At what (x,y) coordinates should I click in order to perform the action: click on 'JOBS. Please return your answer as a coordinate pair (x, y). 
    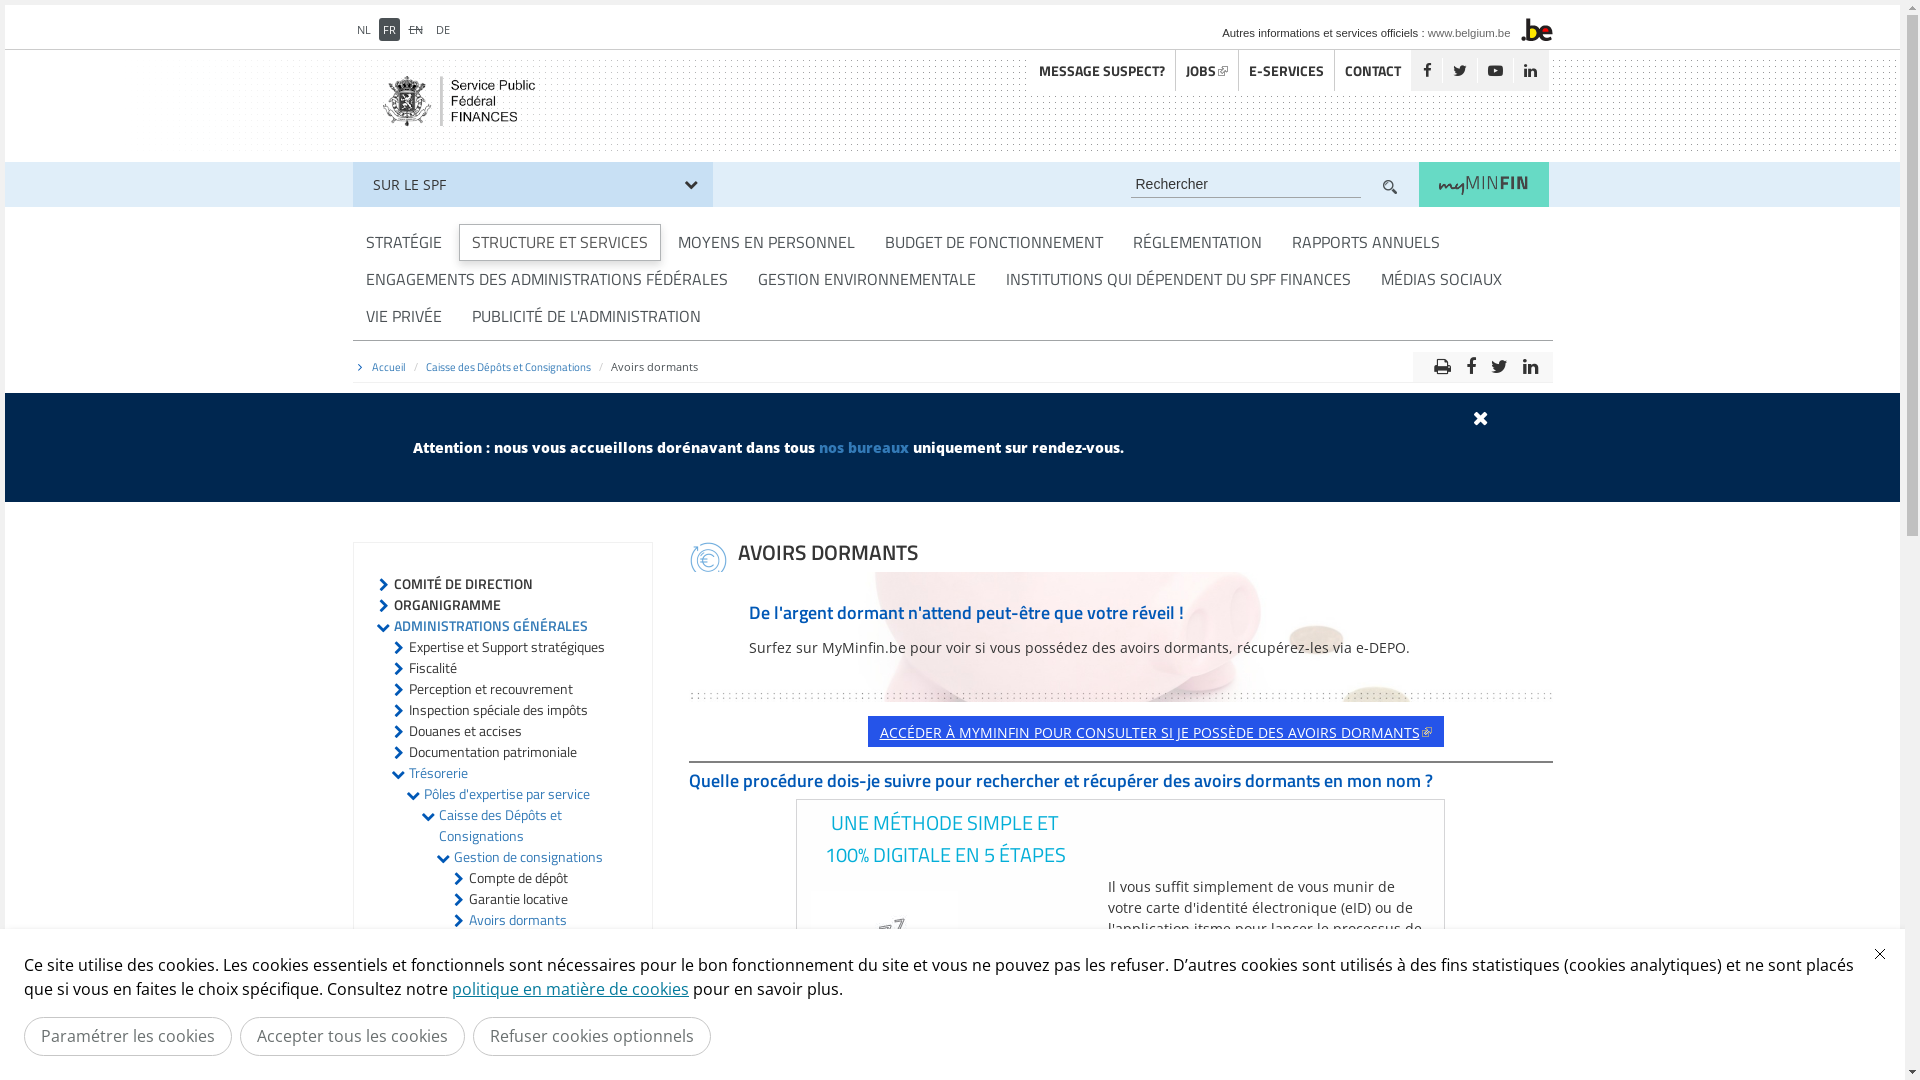
    Looking at the image, I should click on (1205, 69).